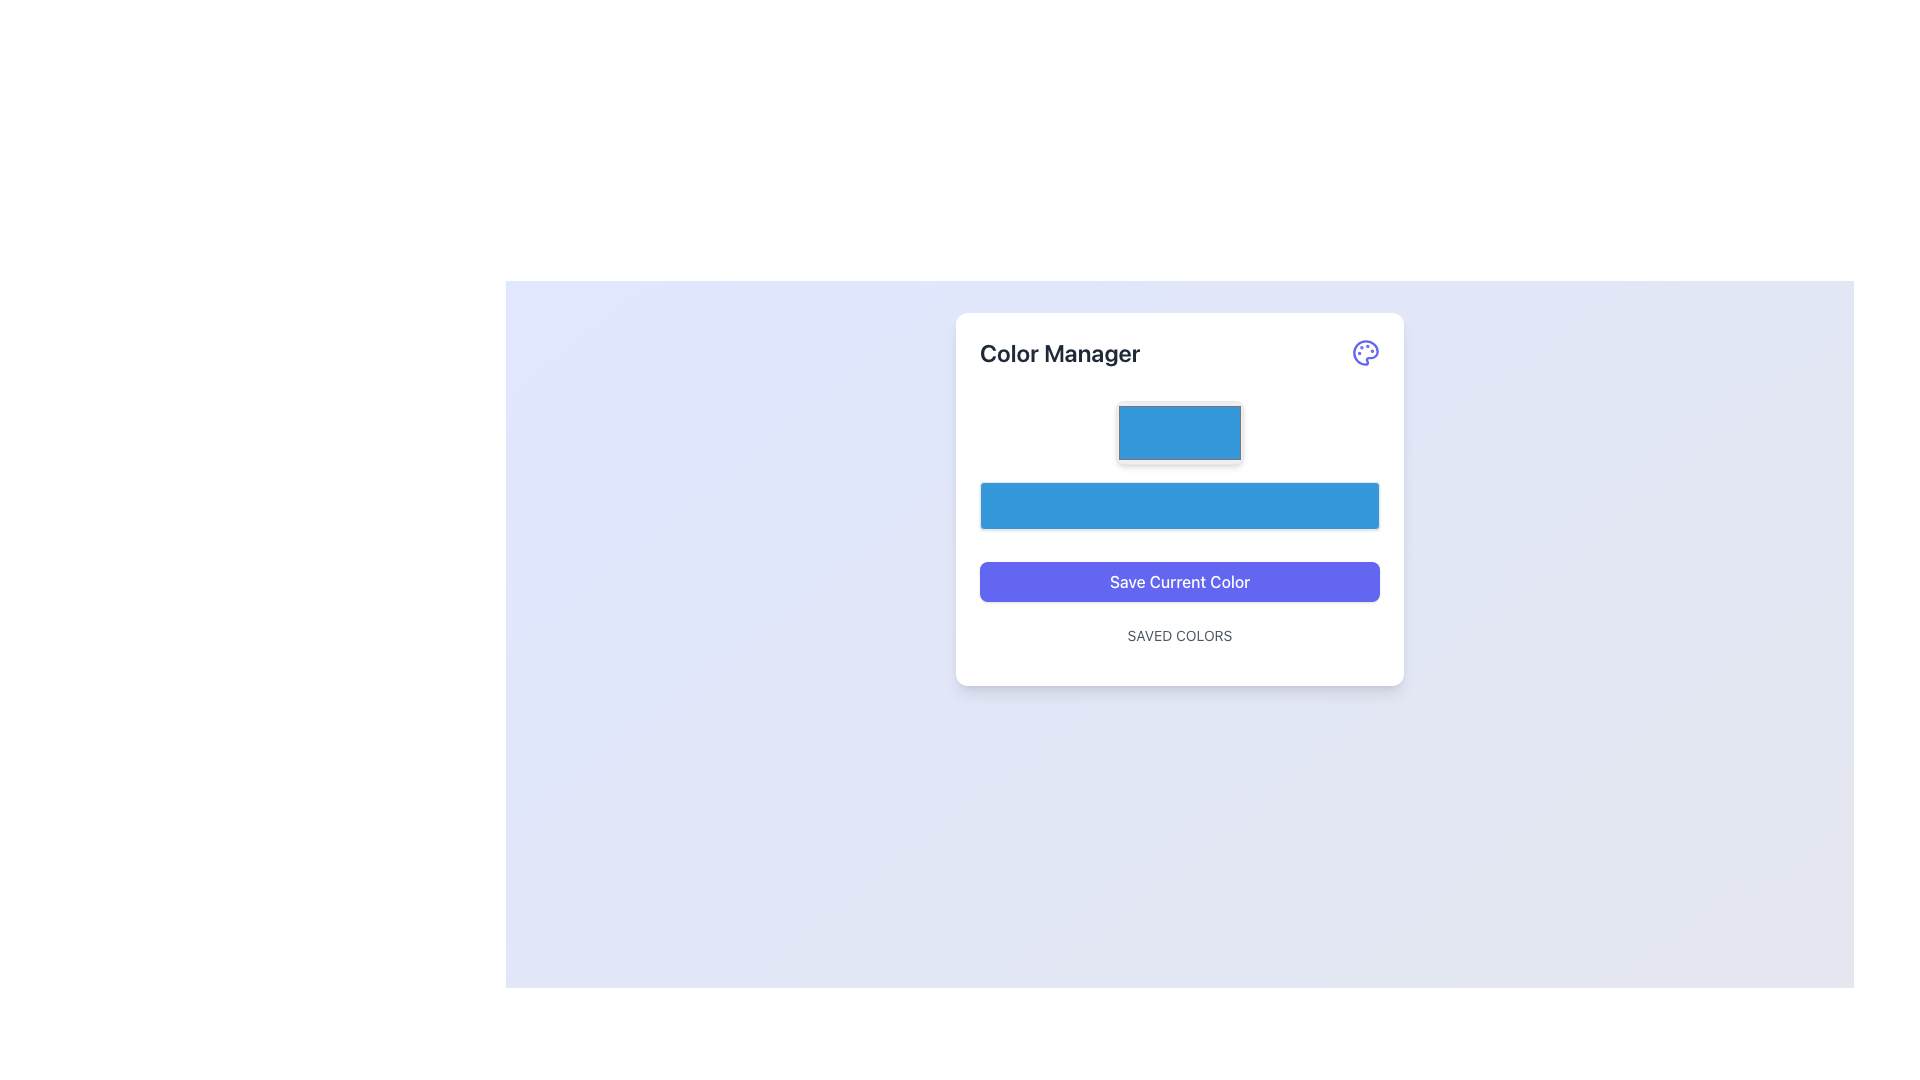 This screenshot has height=1080, width=1920. Describe the element at coordinates (1180, 582) in the screenshot. I see `the save color button located near the lower part of the 'Color Manager' panel` at that location.